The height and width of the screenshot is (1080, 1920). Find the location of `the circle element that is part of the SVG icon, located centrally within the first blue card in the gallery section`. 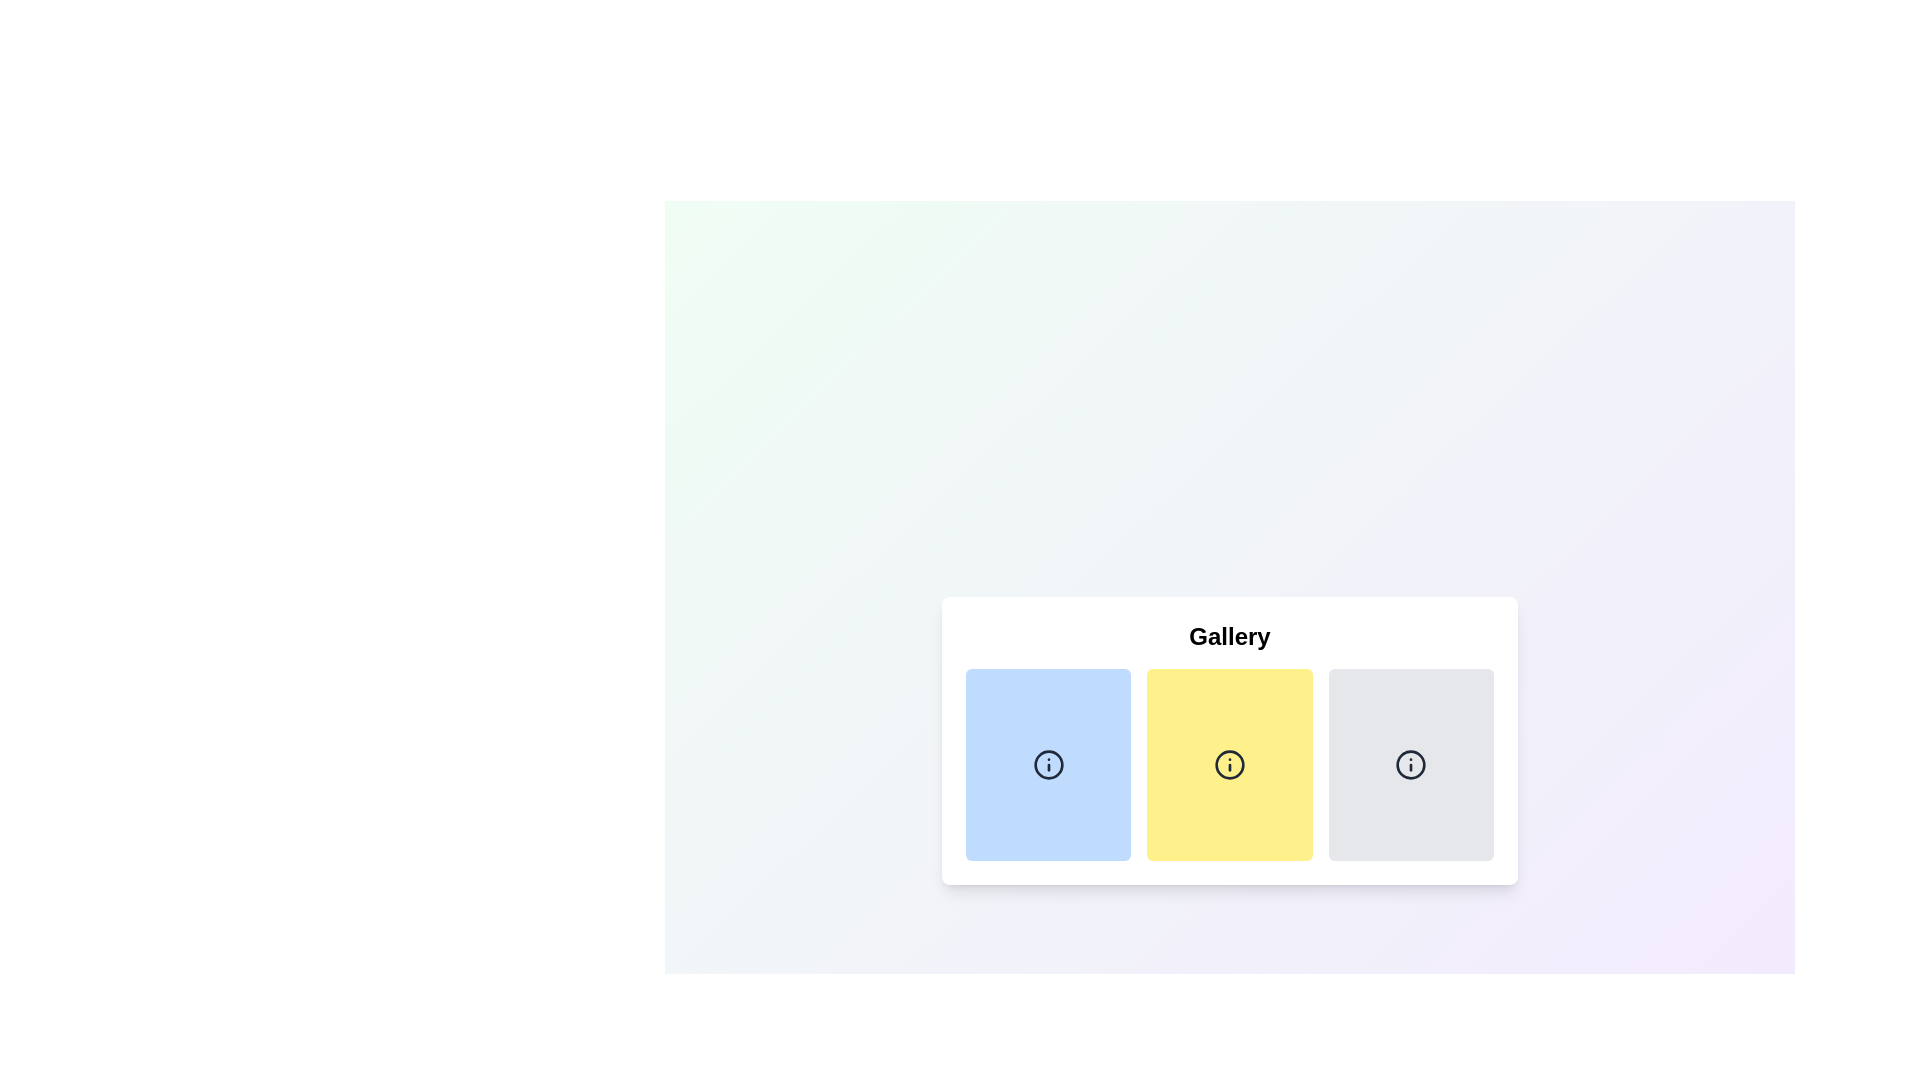

the circle element that is part of the SVG icon, located centrally within the first blue card in the gallery section is located at coordinates (1047, 764).